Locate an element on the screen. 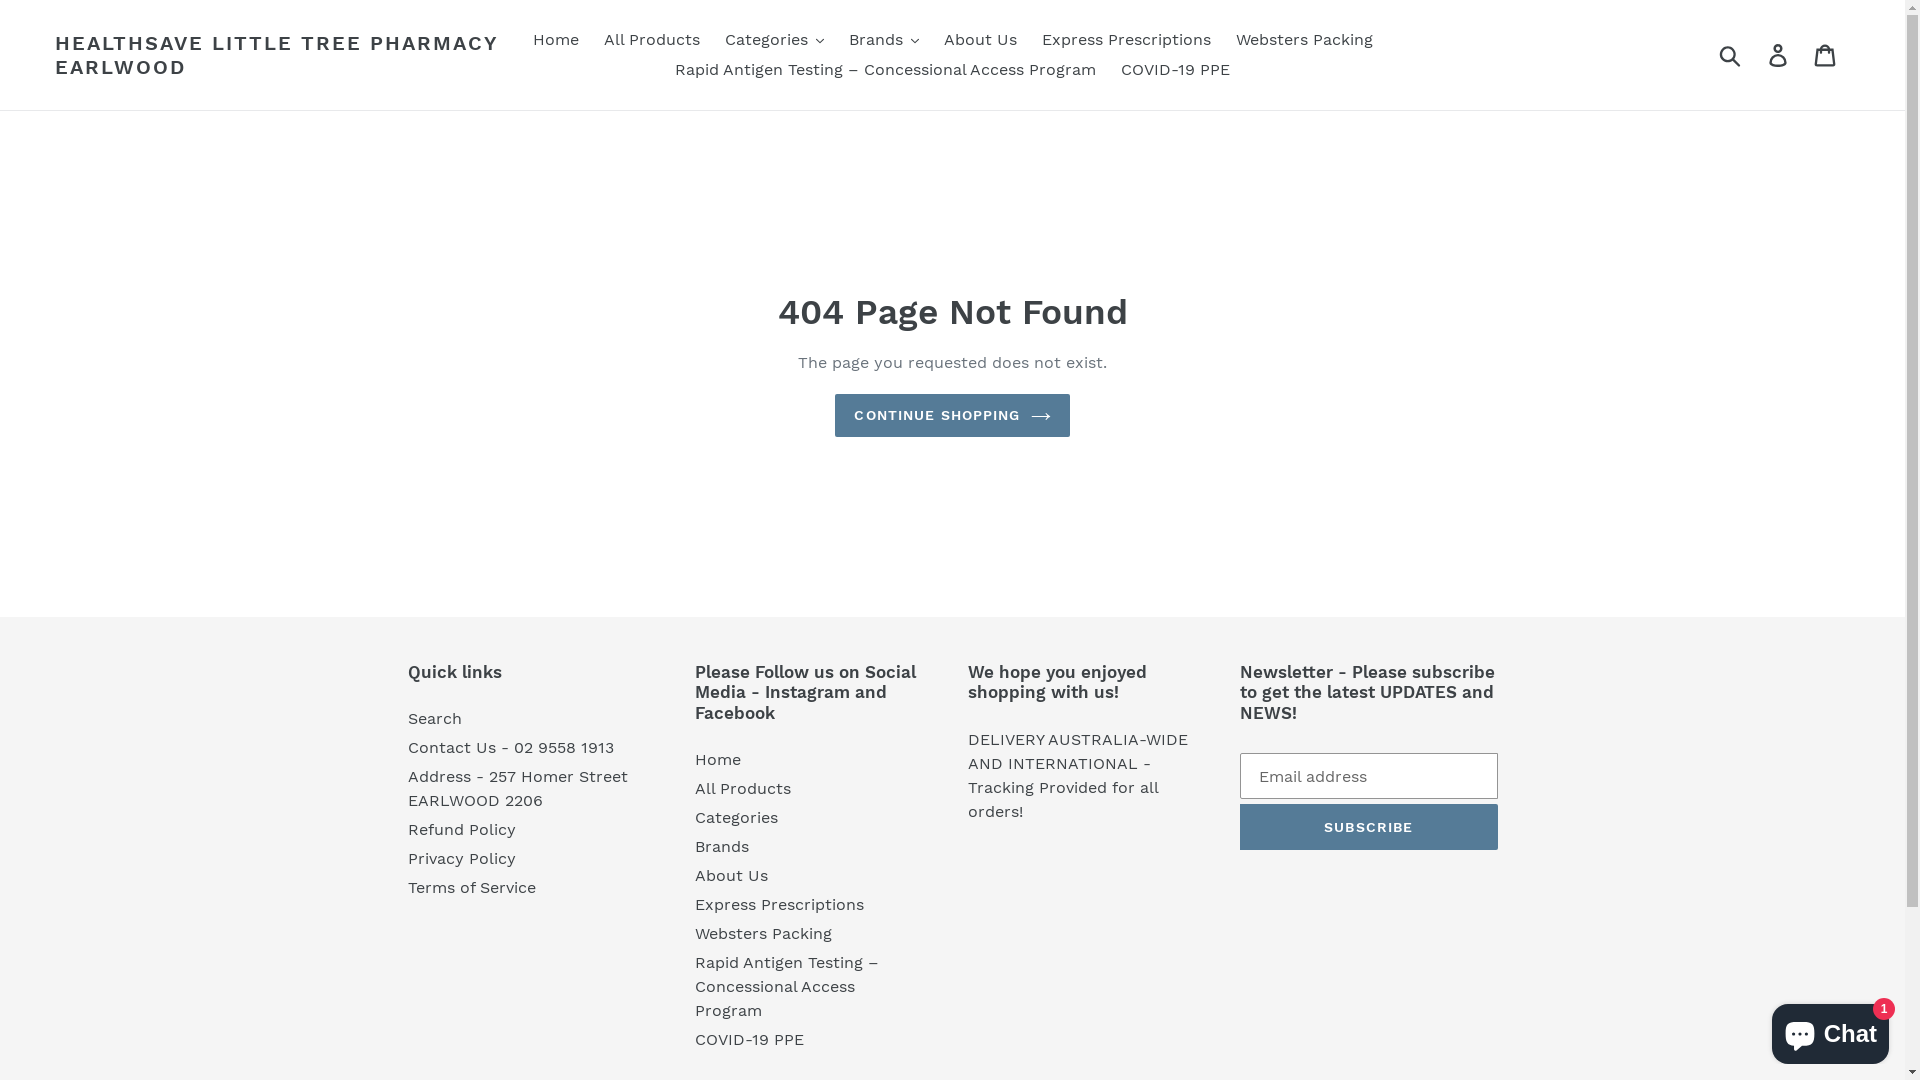  'Address - 257 Homer Street EARLWOOD 2206' is located at coordinates (518, 787).